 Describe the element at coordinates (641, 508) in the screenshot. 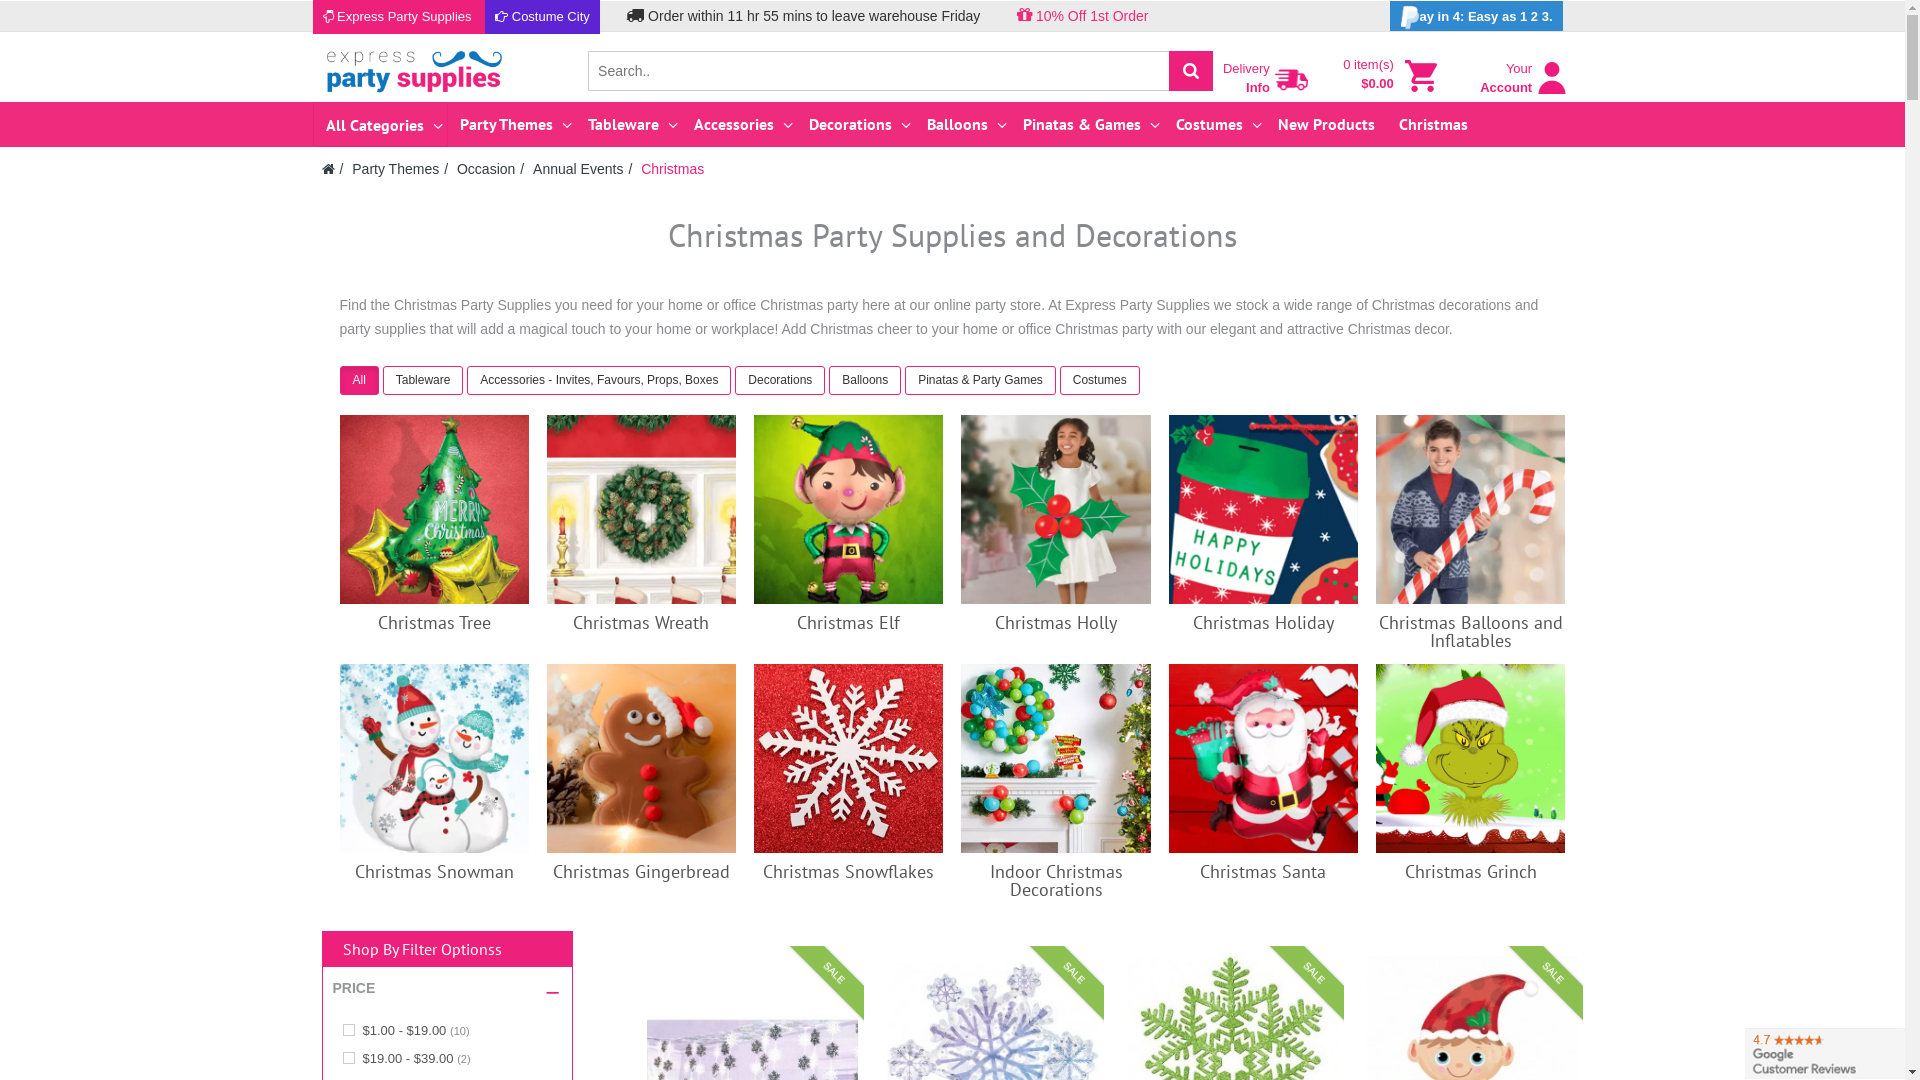

I see `'Christmas Wreath'` at that location.